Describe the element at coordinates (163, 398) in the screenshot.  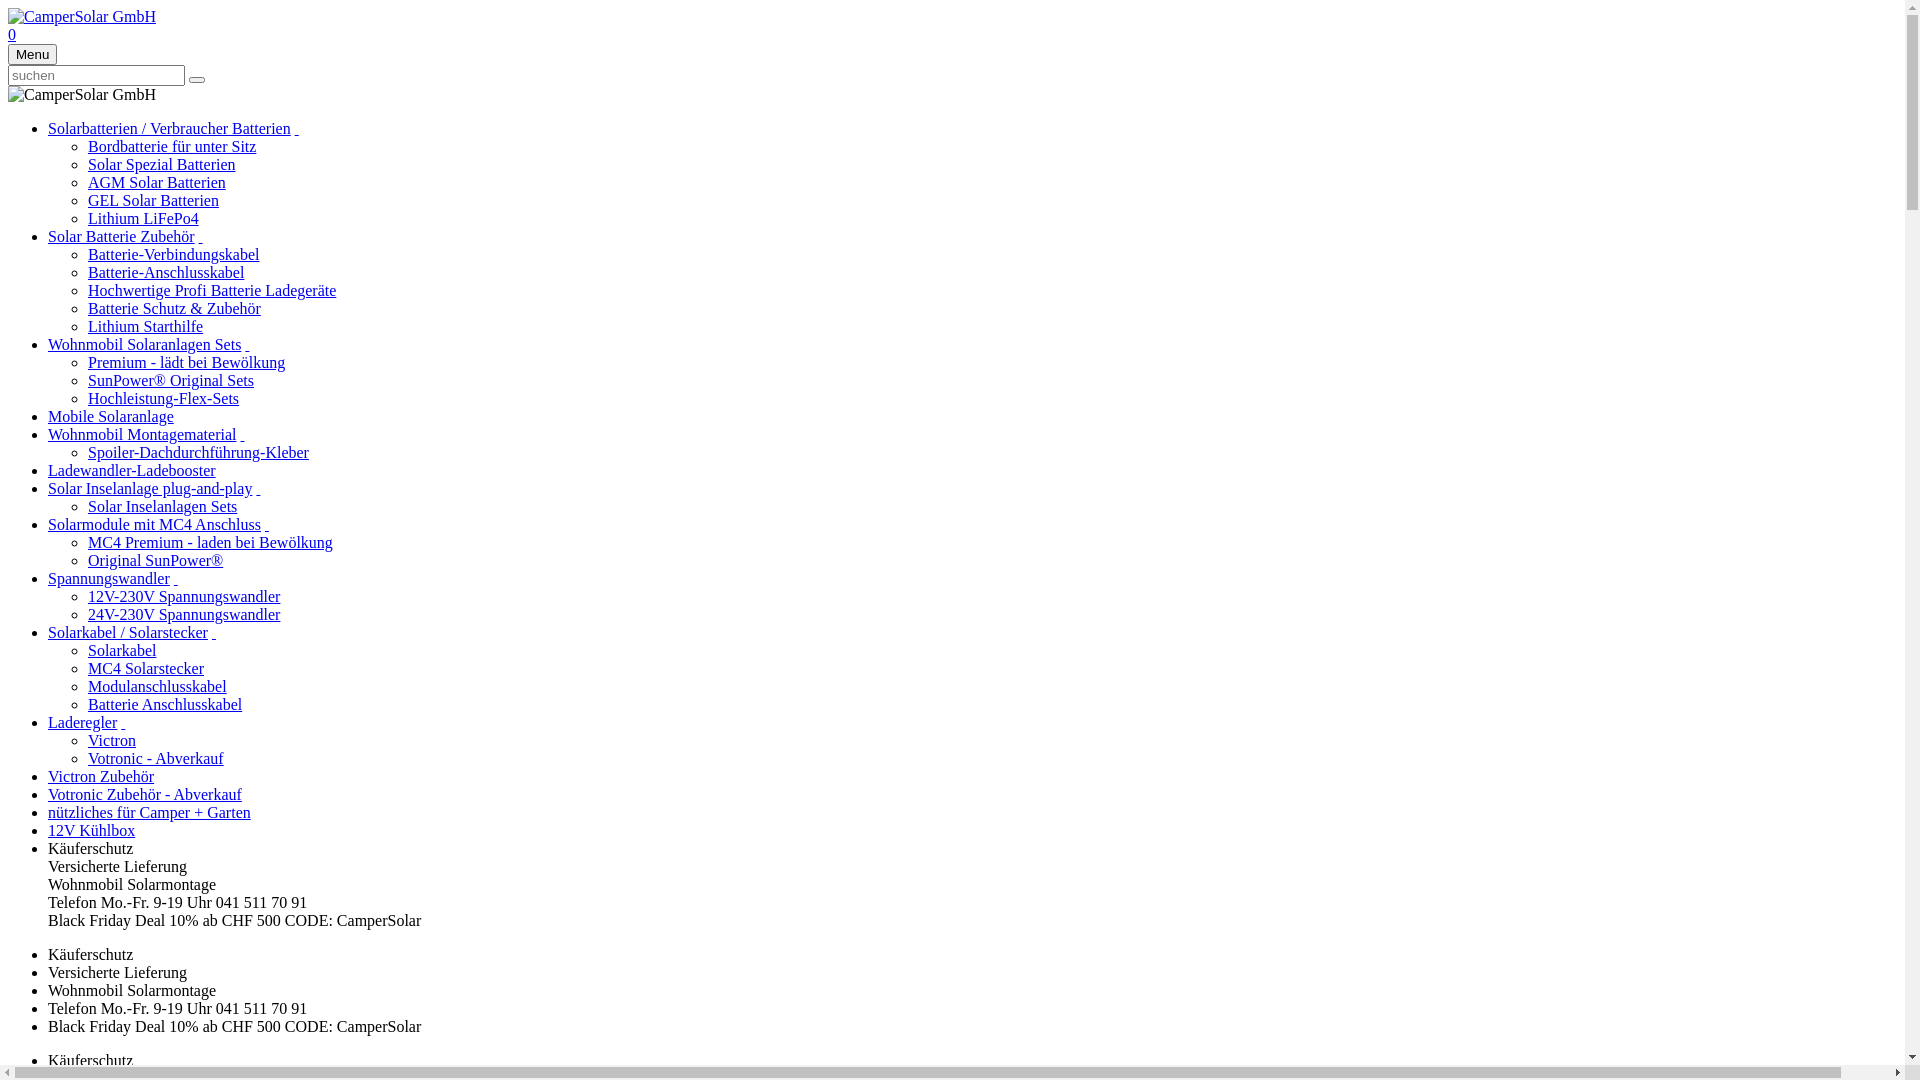
I see `'Hochleistung-Flex-Sets'` at that location.